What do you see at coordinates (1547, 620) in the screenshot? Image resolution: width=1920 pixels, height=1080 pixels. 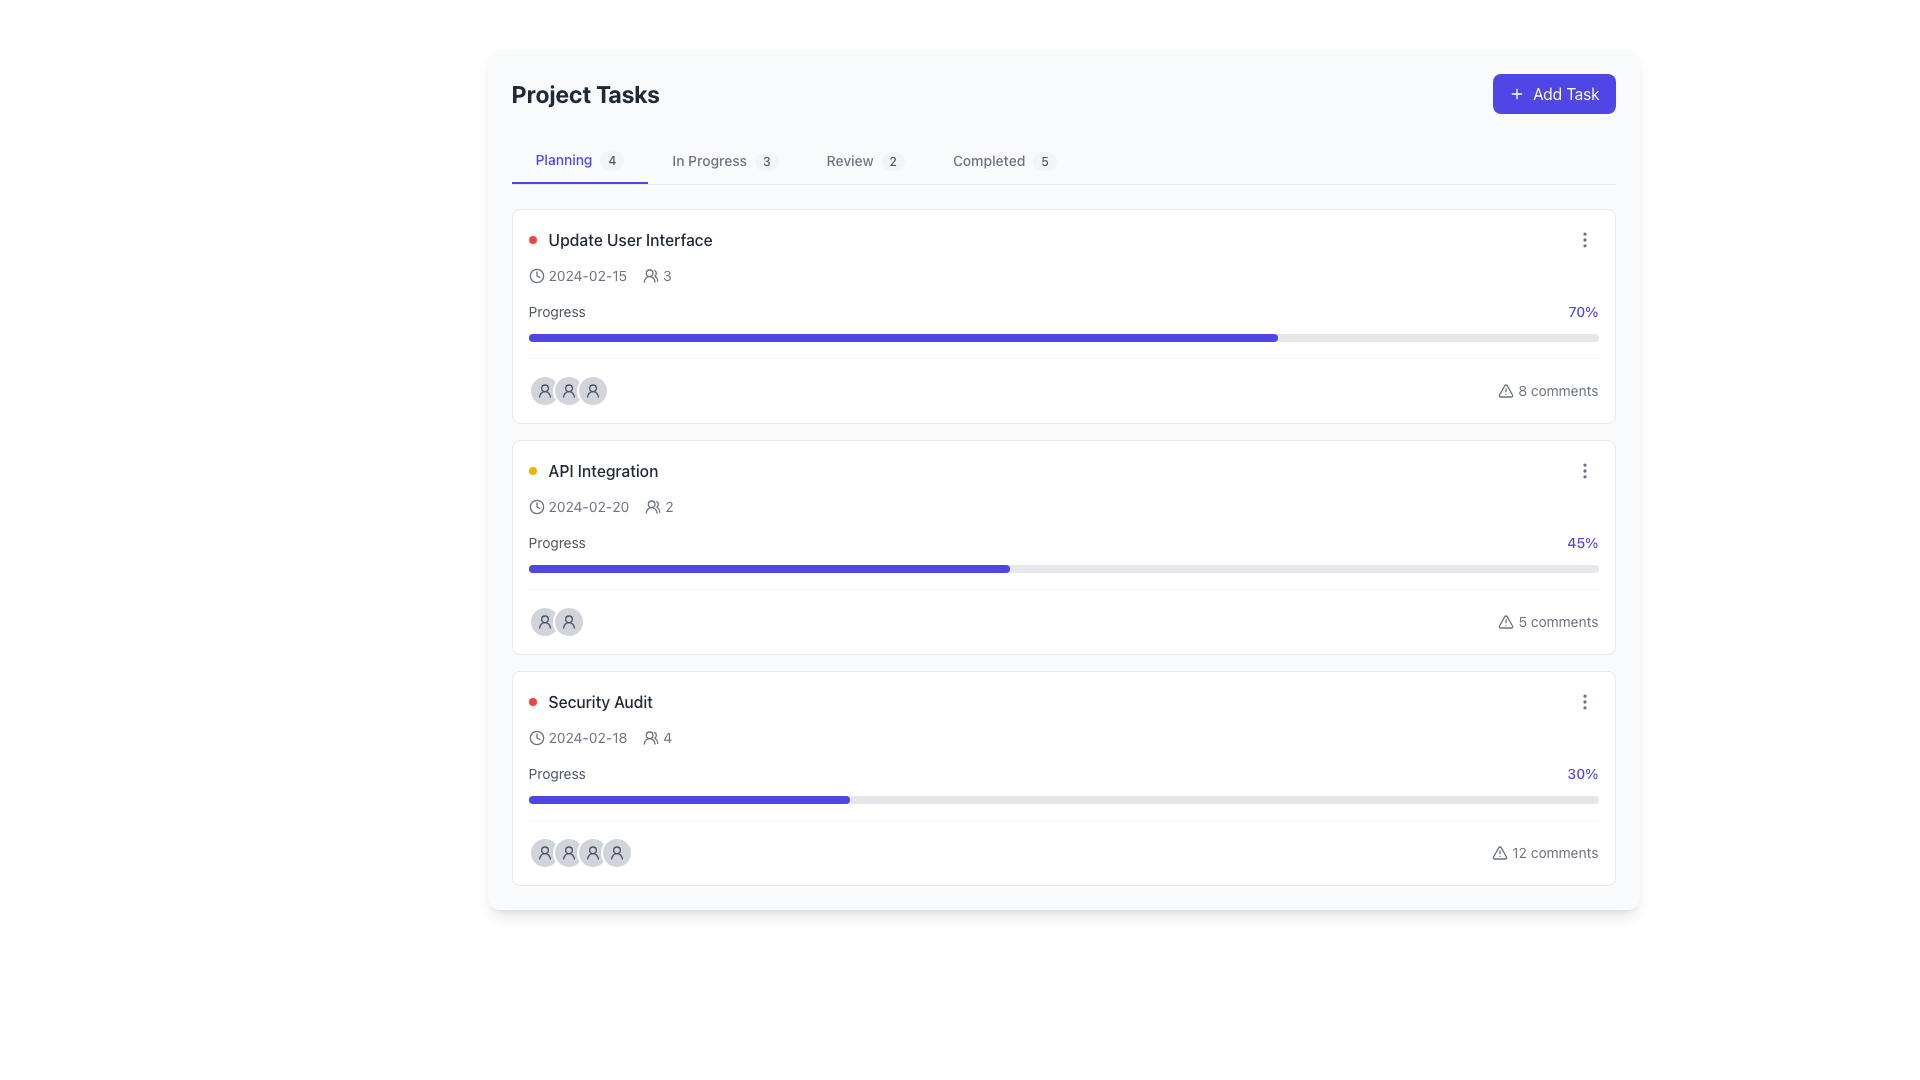 I see `the '5 comments' text indicator with a triangular warning icon located at the bottom right of the second task card labeled 'API Integration'` at bounding box center [1547, 620].